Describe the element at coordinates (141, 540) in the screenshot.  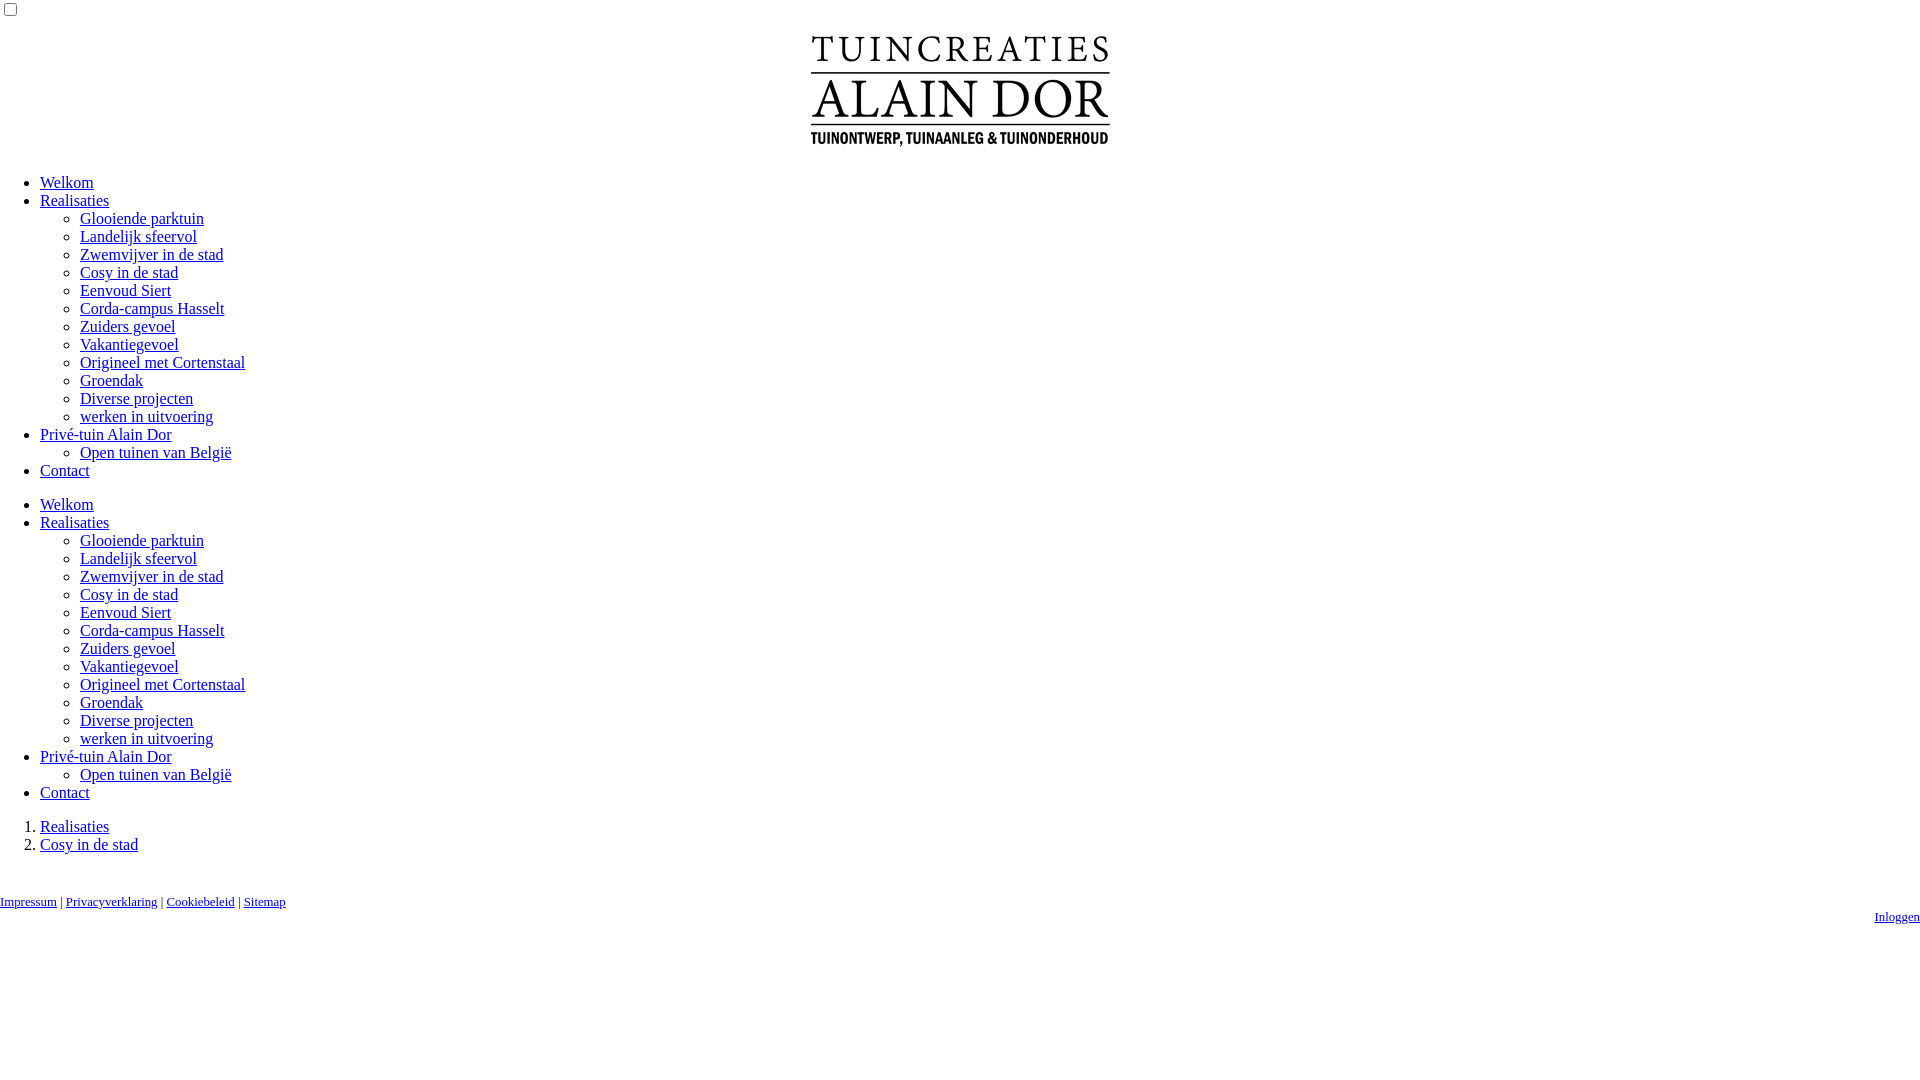
I see `'Glooiende parktuin'` at that location.